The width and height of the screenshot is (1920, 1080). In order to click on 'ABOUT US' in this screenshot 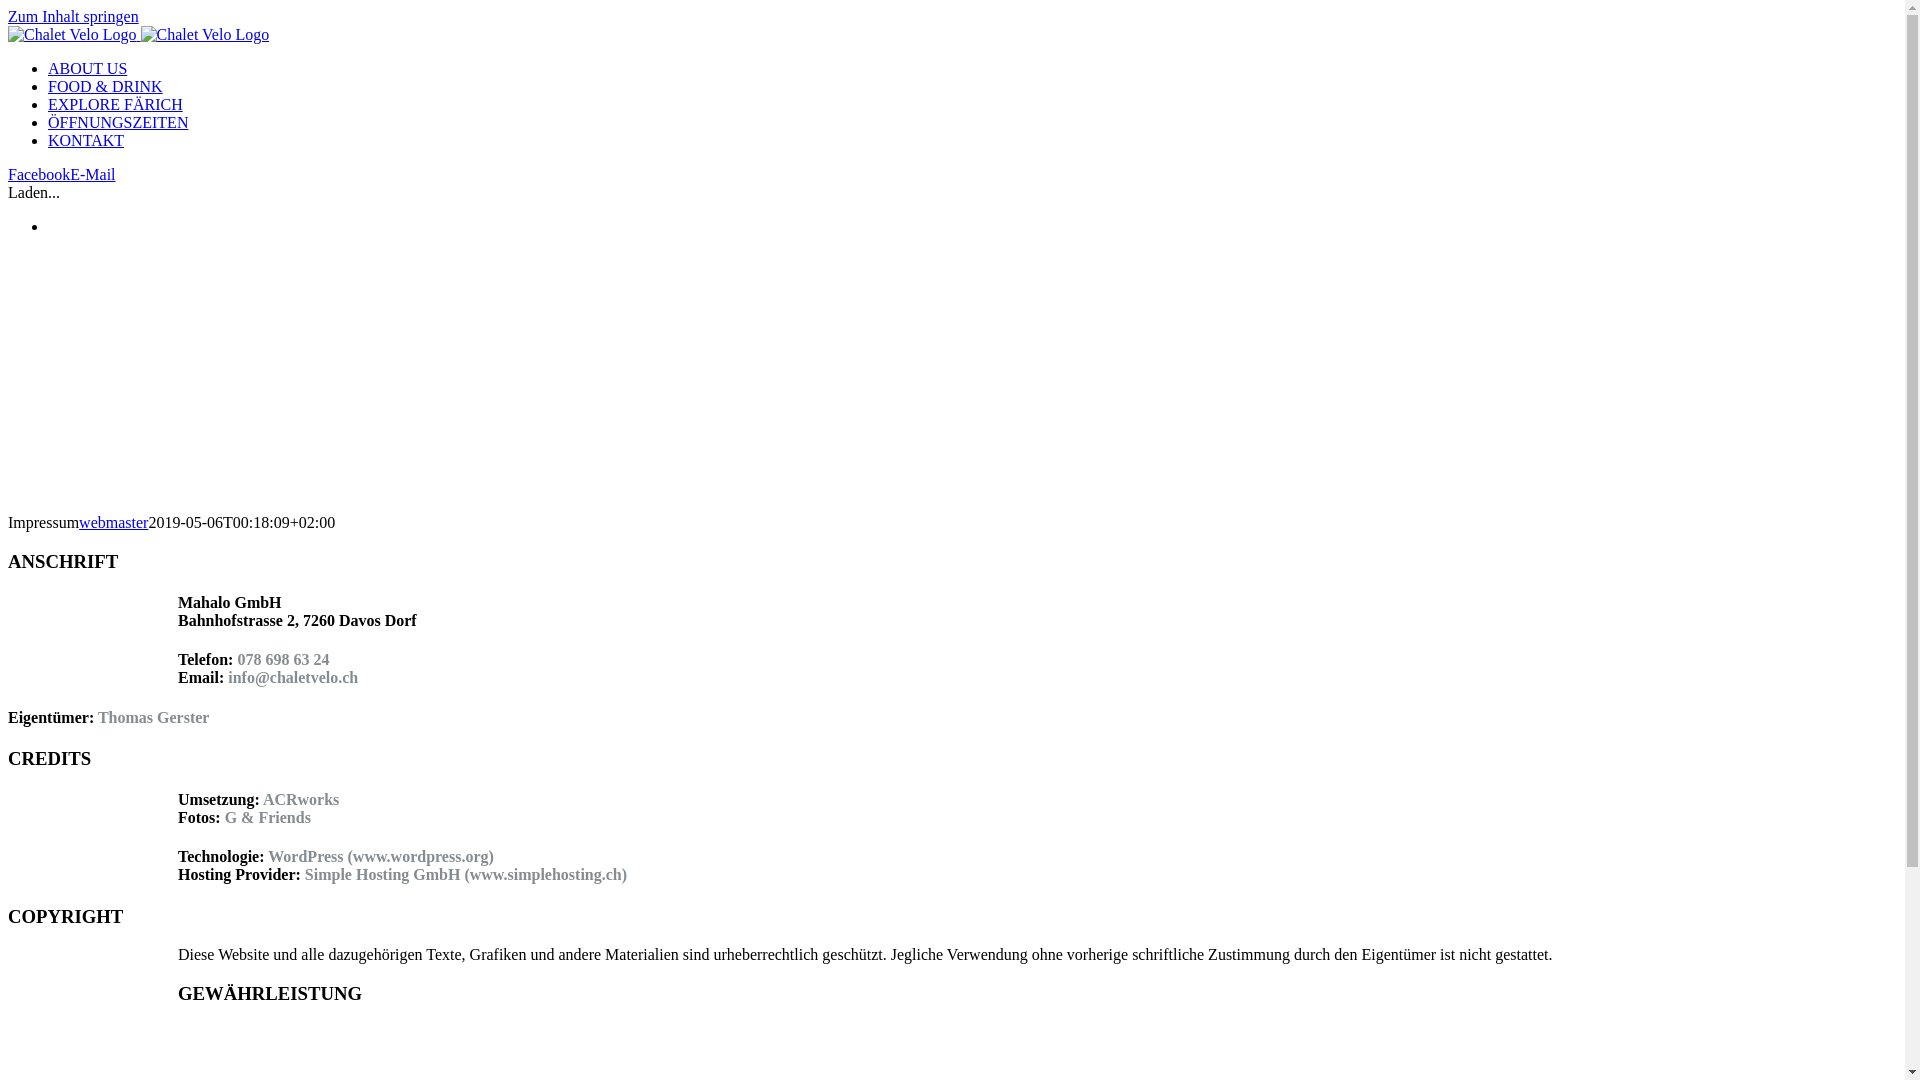, I will do `click(86, 67)`.